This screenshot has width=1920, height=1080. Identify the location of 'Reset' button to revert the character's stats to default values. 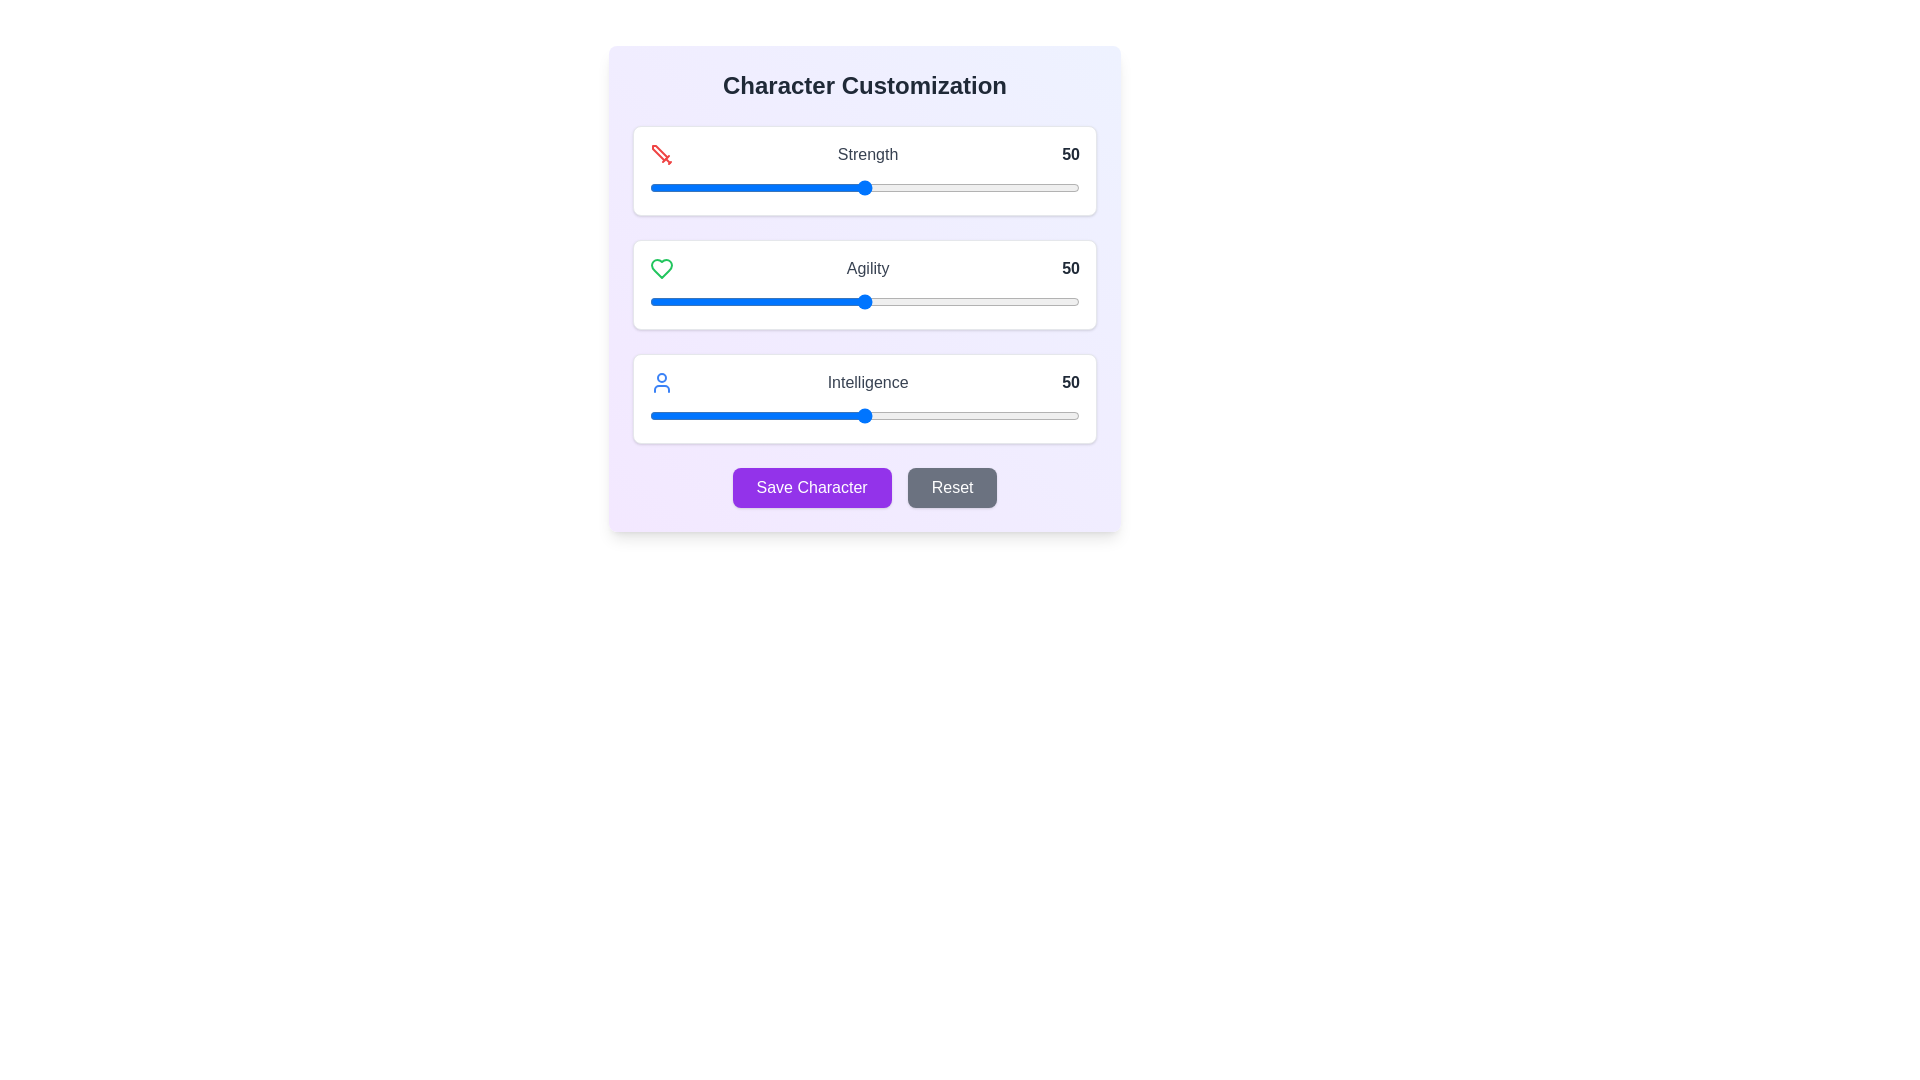
(951, 488).